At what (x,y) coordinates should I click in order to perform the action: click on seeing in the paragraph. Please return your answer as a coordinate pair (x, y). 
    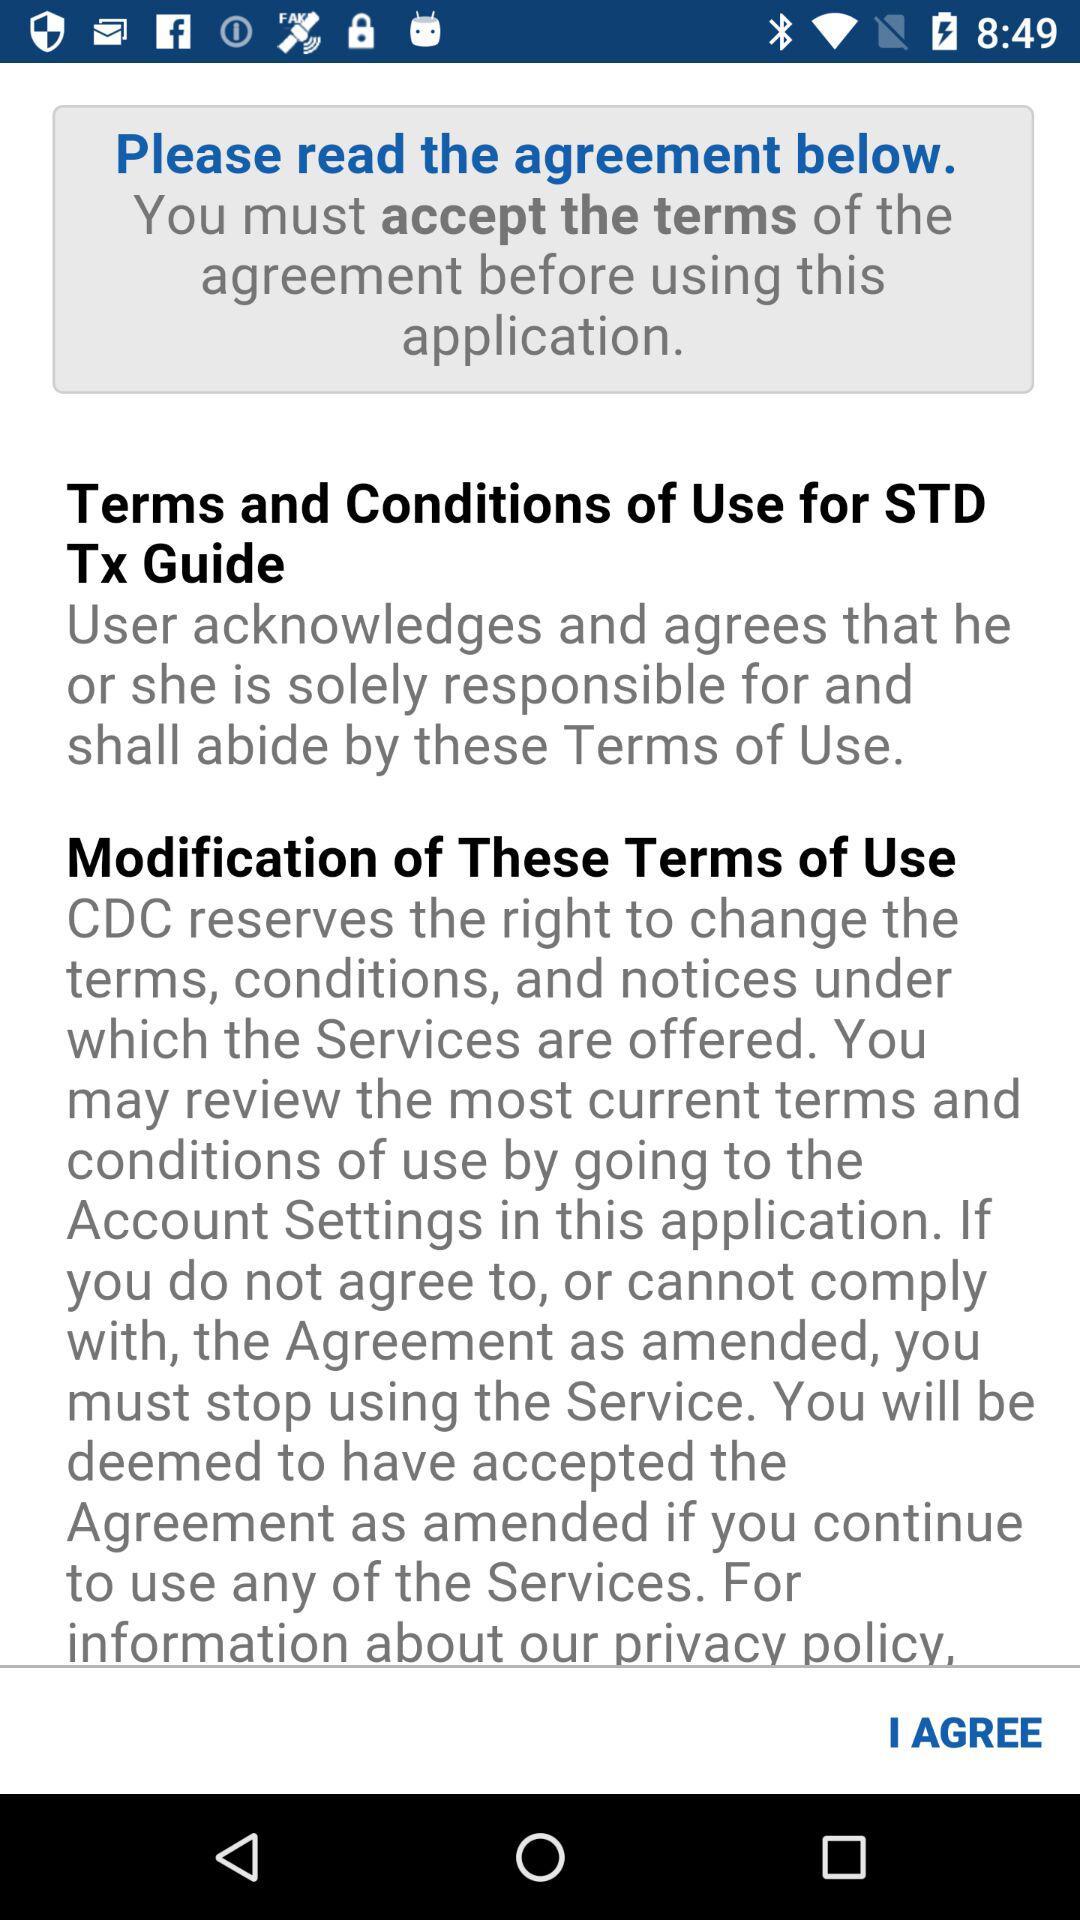
    Looking at the image, I should click on (540, 864).